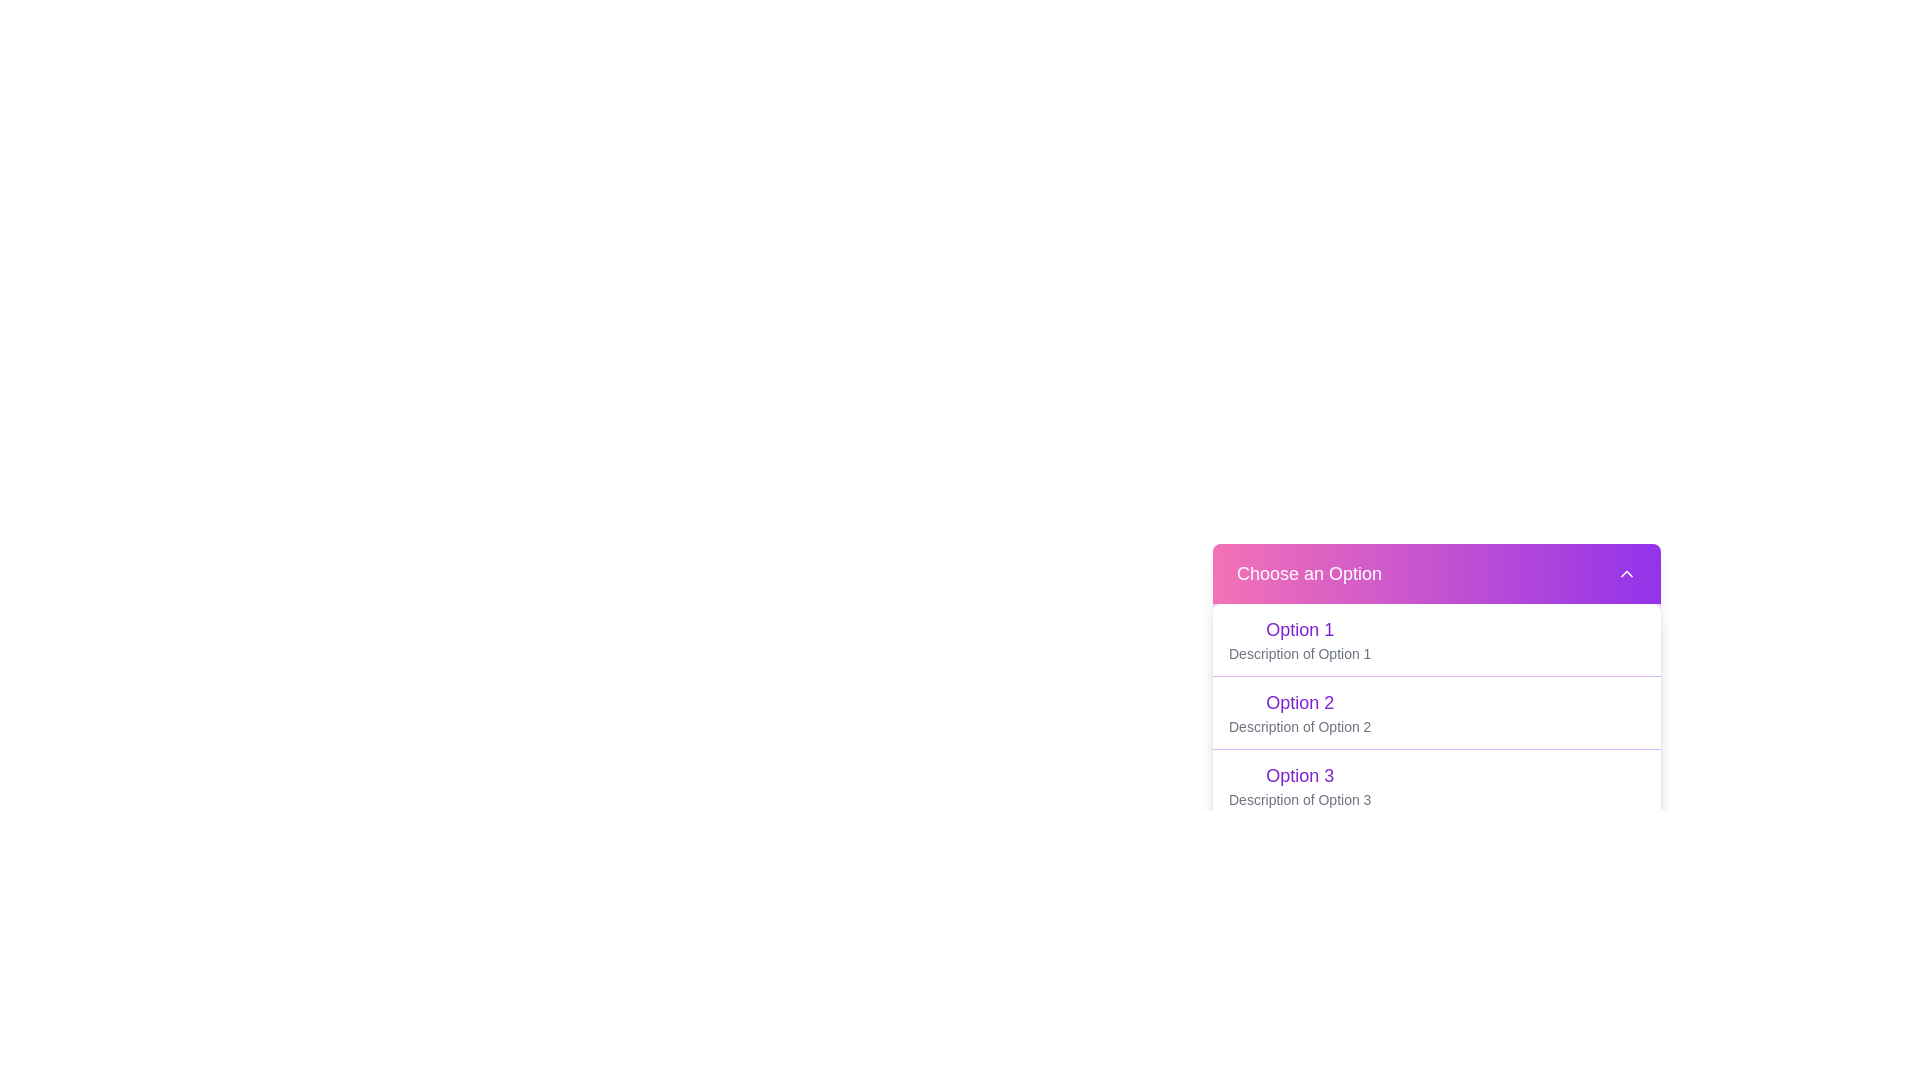  I want to click on the visibility toggle icon located at the far-right edge of the 'Choose an Option' header, so click(1627, 574).